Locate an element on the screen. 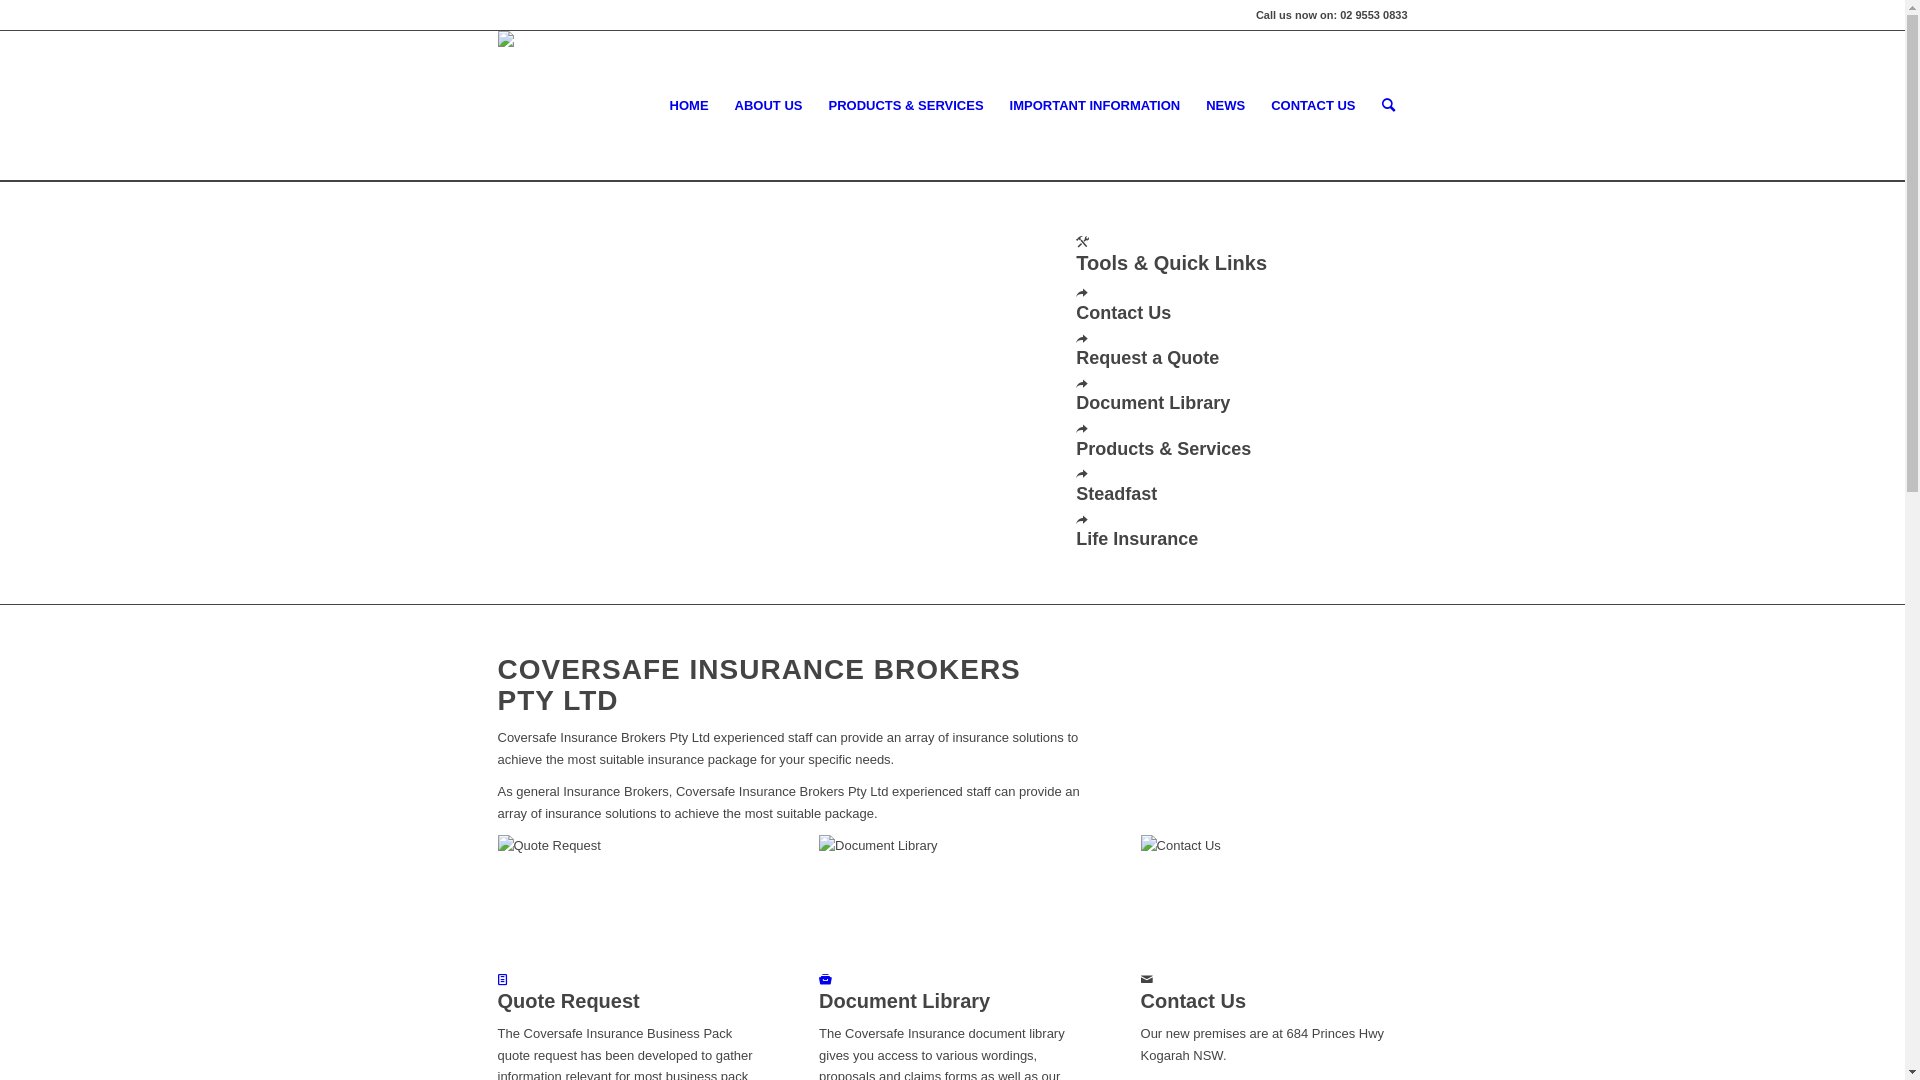  'Document Library' is located at coordinates (1152, 402).